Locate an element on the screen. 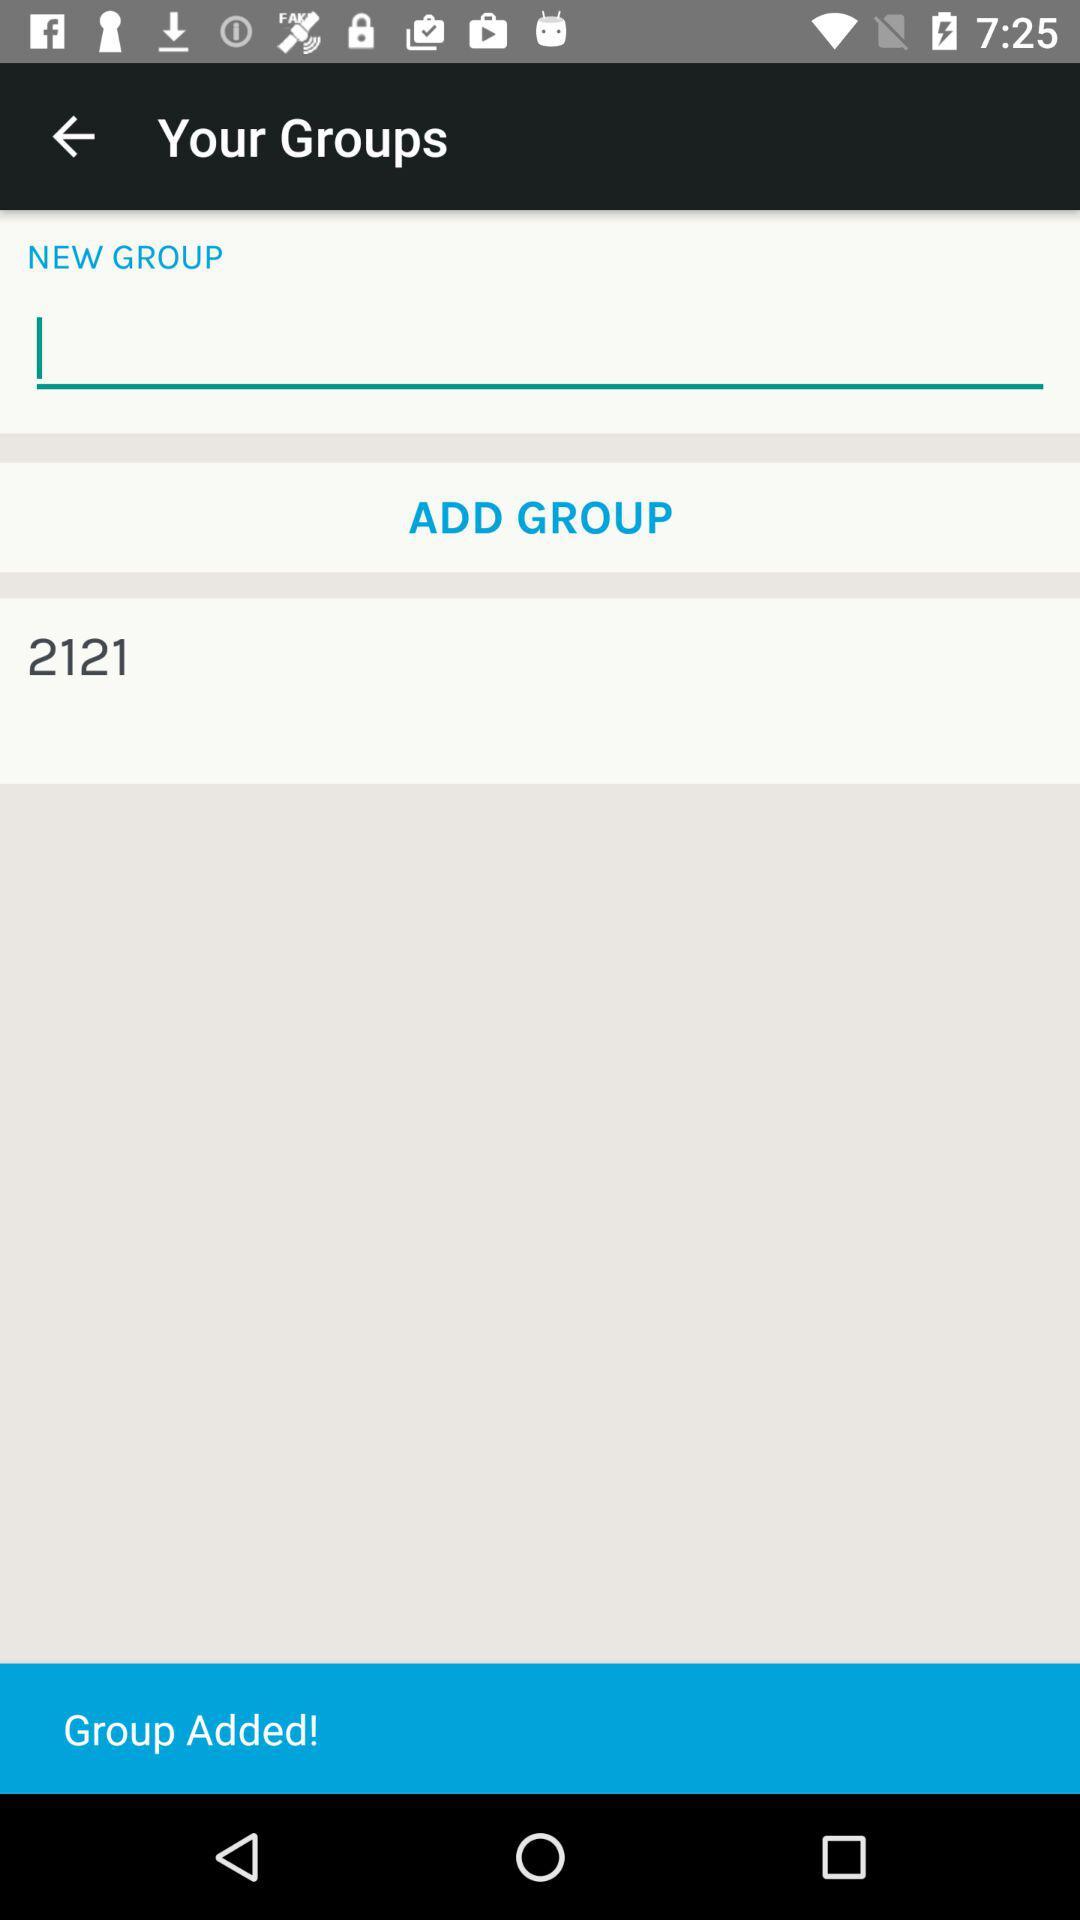 The image size is (1080, 1920). the icon below the add group item is located at coordinates (76, 657).